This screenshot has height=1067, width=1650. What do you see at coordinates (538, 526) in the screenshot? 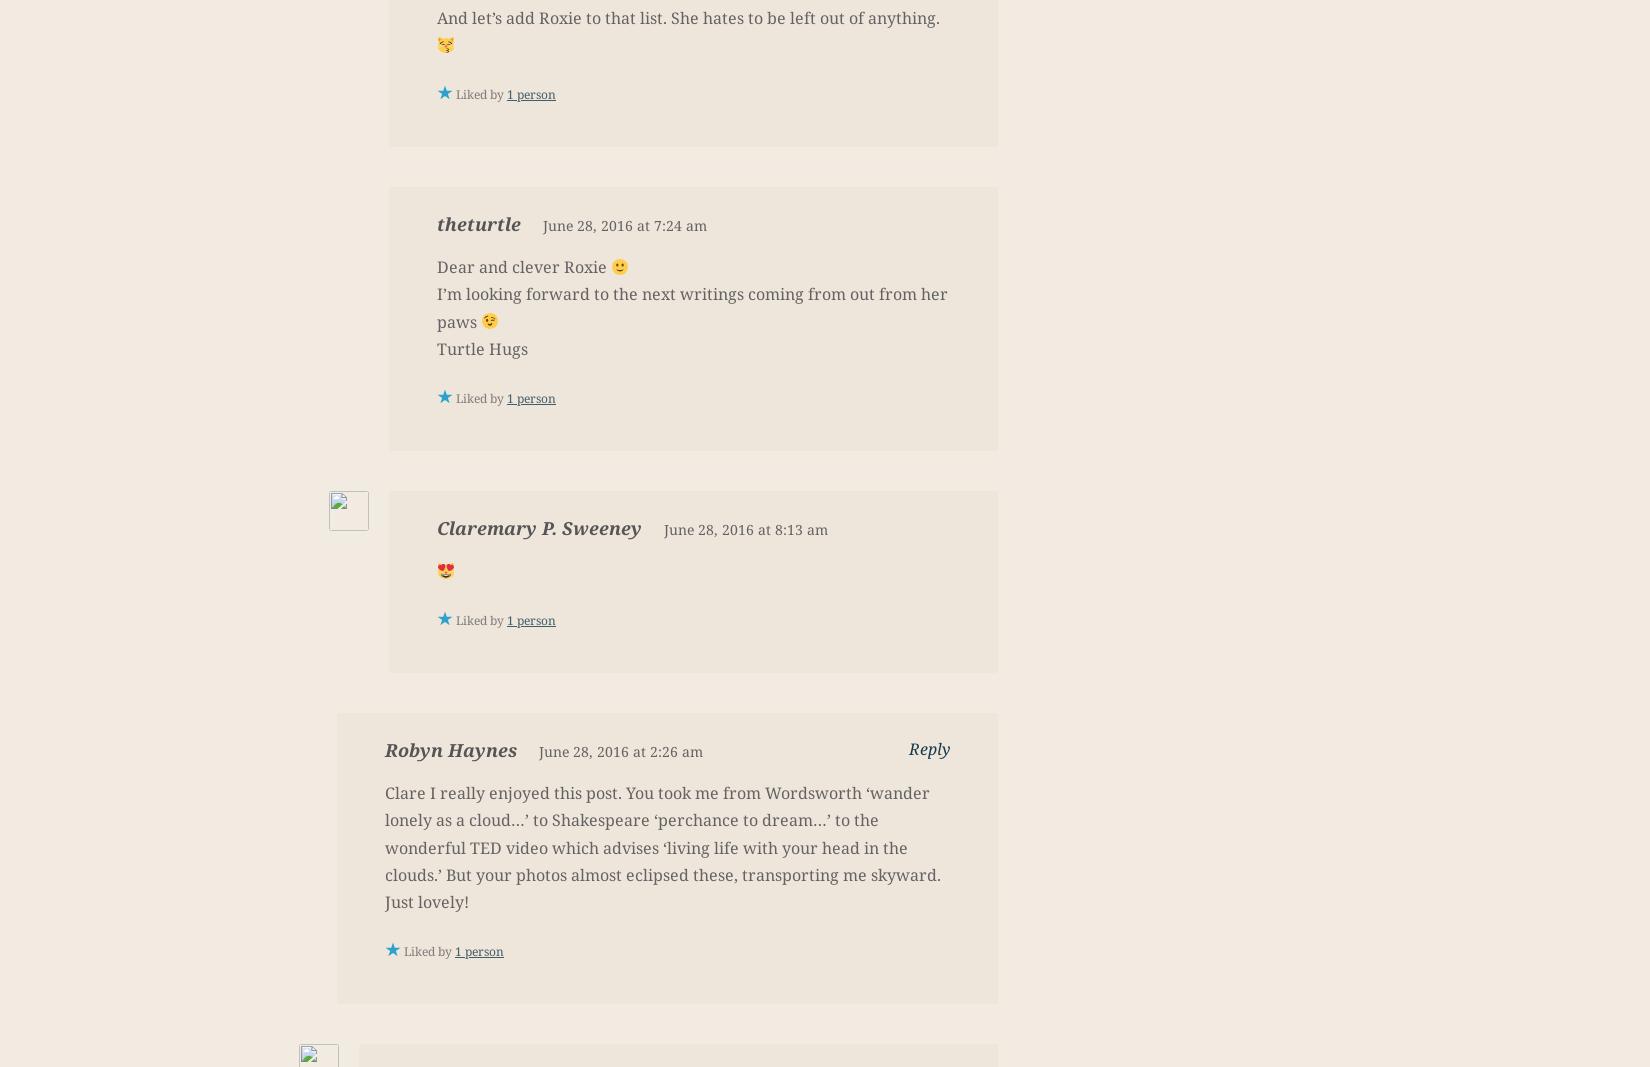
I see `'Claremary P. Sweeney'` at bounding box center [538, 526].